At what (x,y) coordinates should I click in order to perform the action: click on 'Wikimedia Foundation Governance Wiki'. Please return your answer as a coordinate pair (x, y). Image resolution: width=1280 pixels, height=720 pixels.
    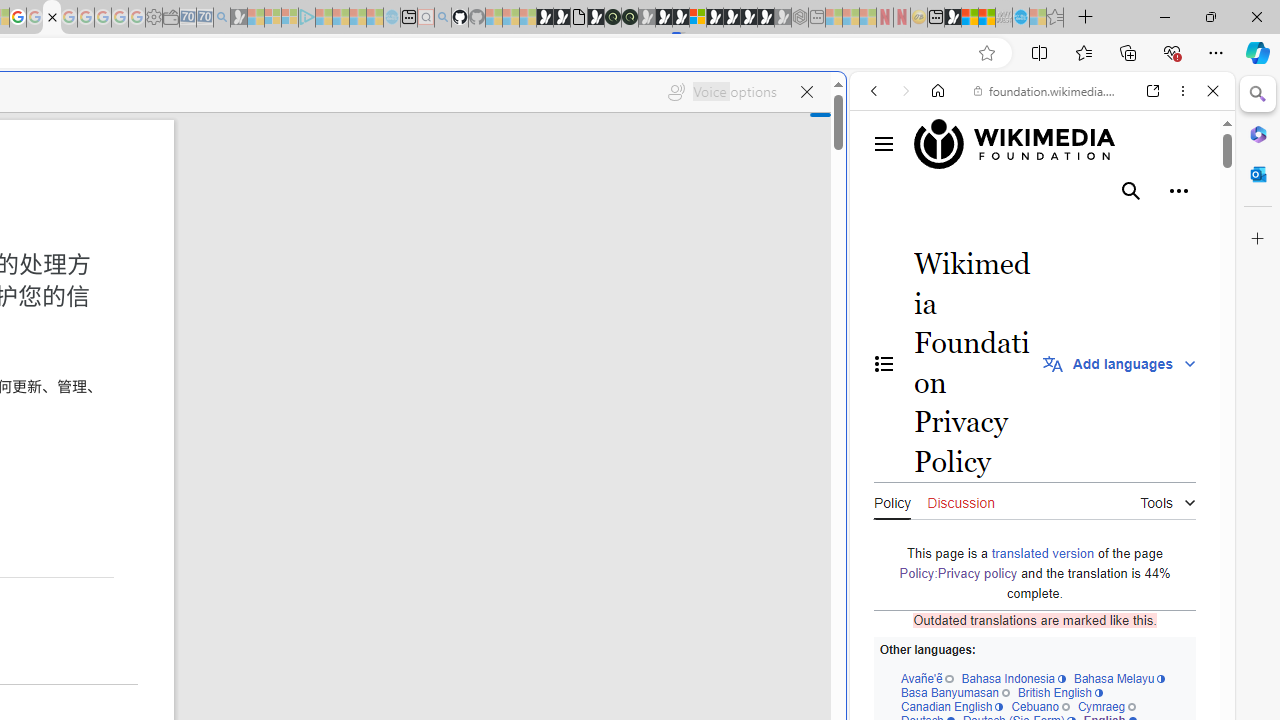
    Looking at the image, I should click on (1025, 143).